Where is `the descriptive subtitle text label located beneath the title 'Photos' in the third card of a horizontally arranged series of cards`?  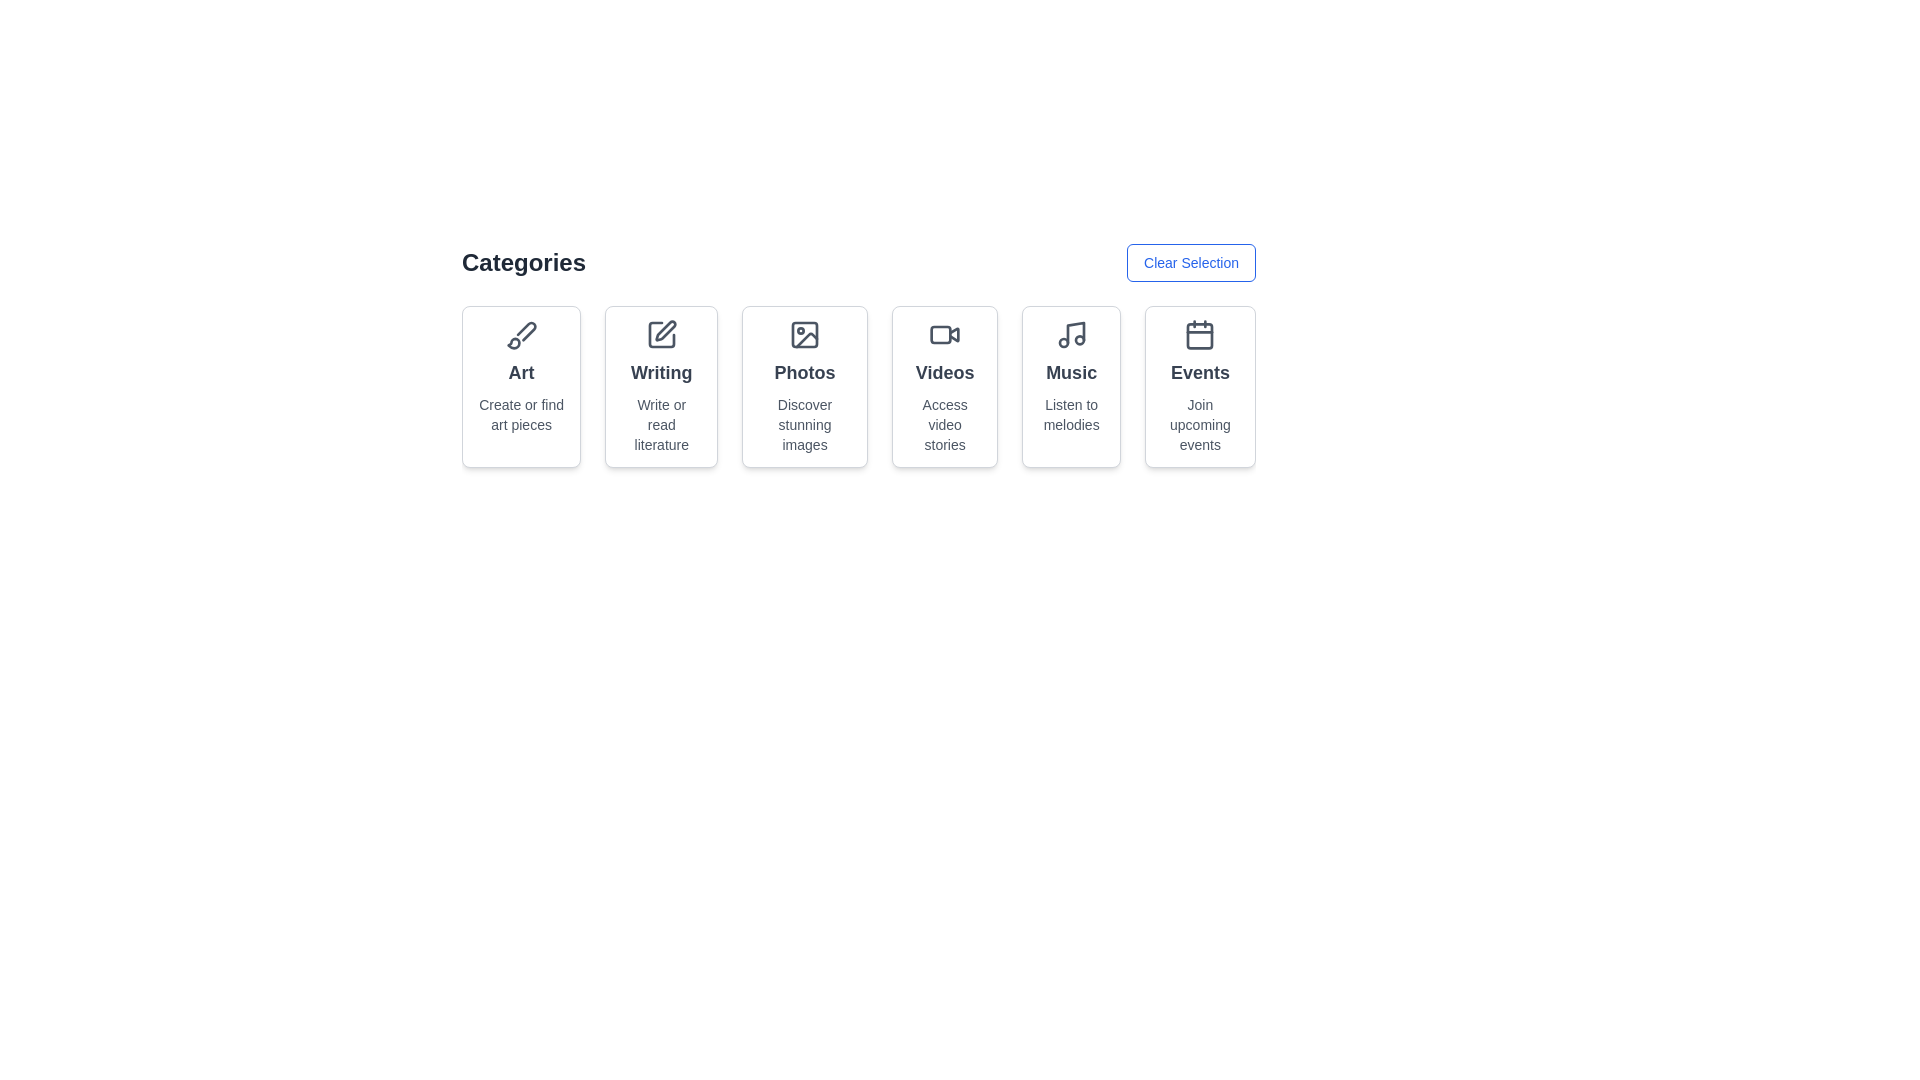
the descriptive subtitle text label located beneath the title 'Photos' in the third card of a horizontally arranged series of cards is located at coordinates (805, 423).